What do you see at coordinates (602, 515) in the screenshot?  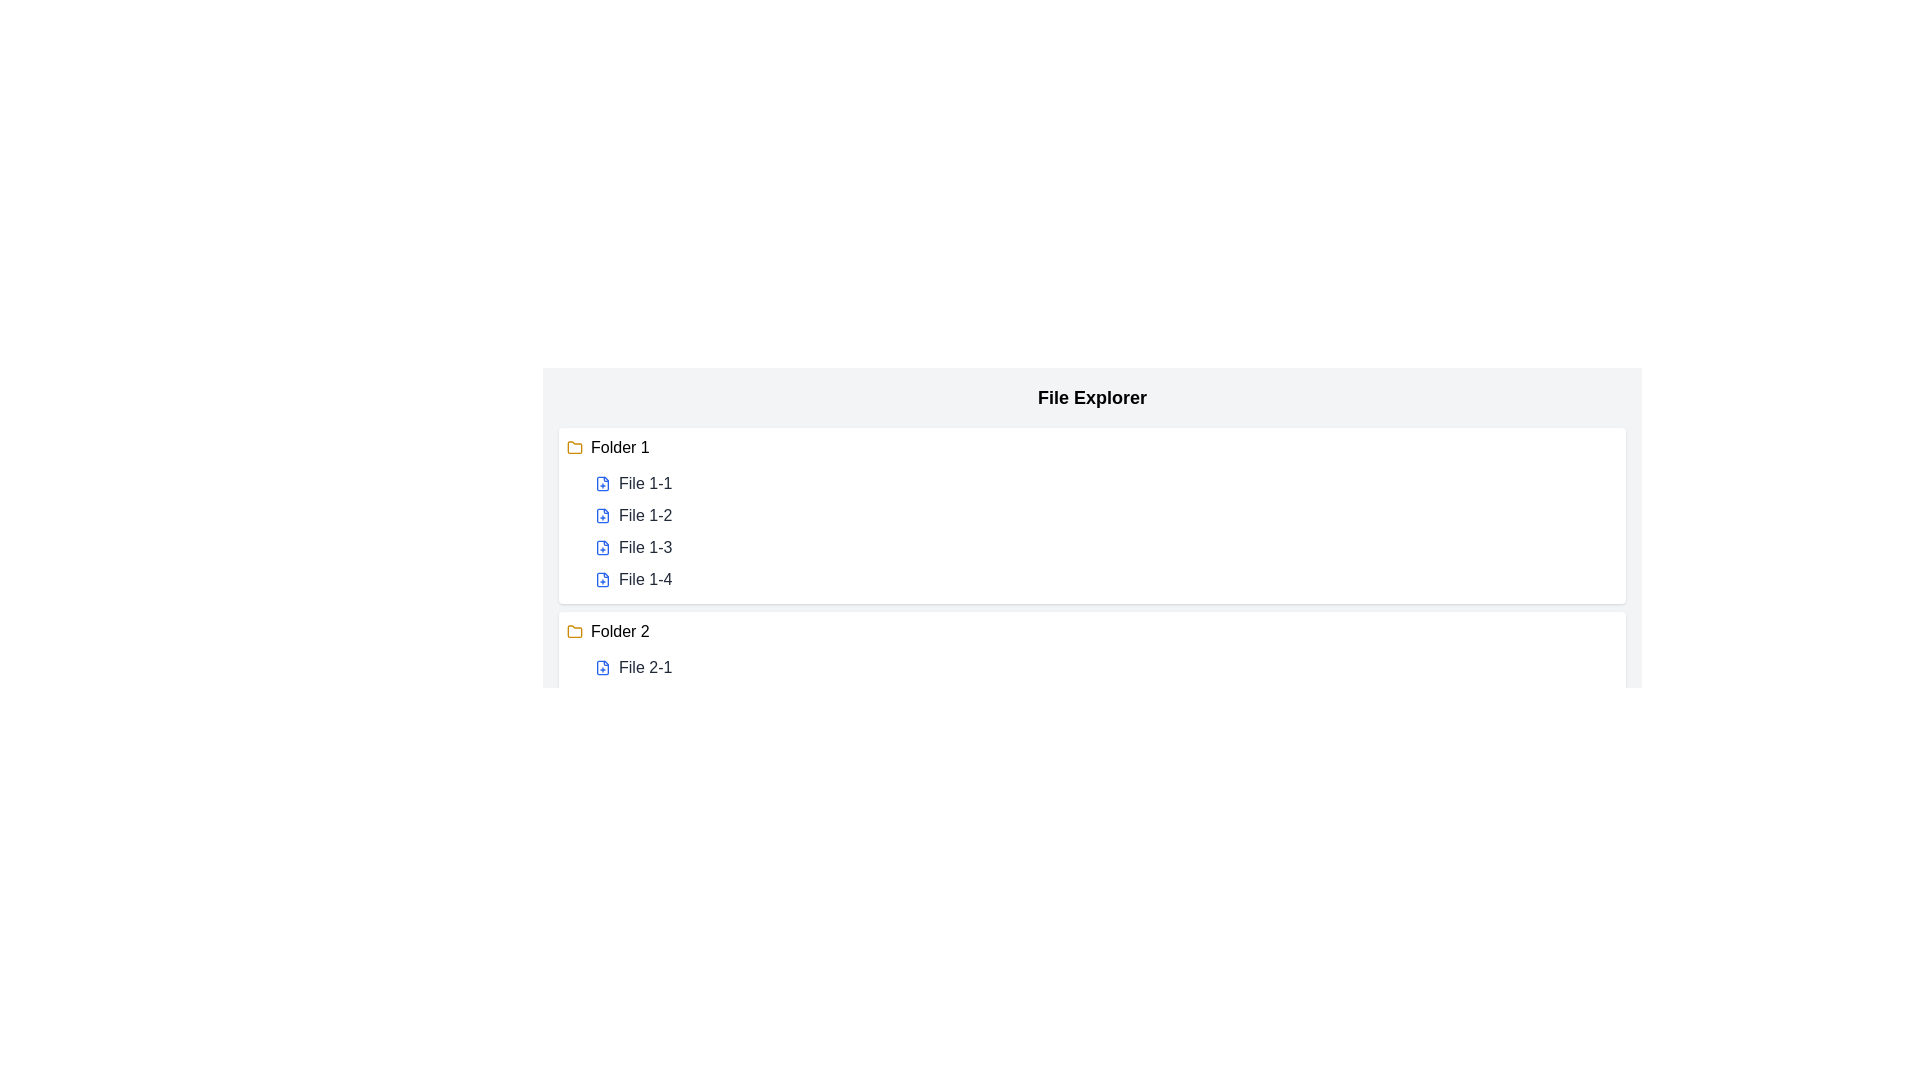 I see `the file icon representing the addition or creation of a new related item, located to the left of the text 'File 1-2' in the file explorer under 'Folder 1'` at bounding box center [602, 515].